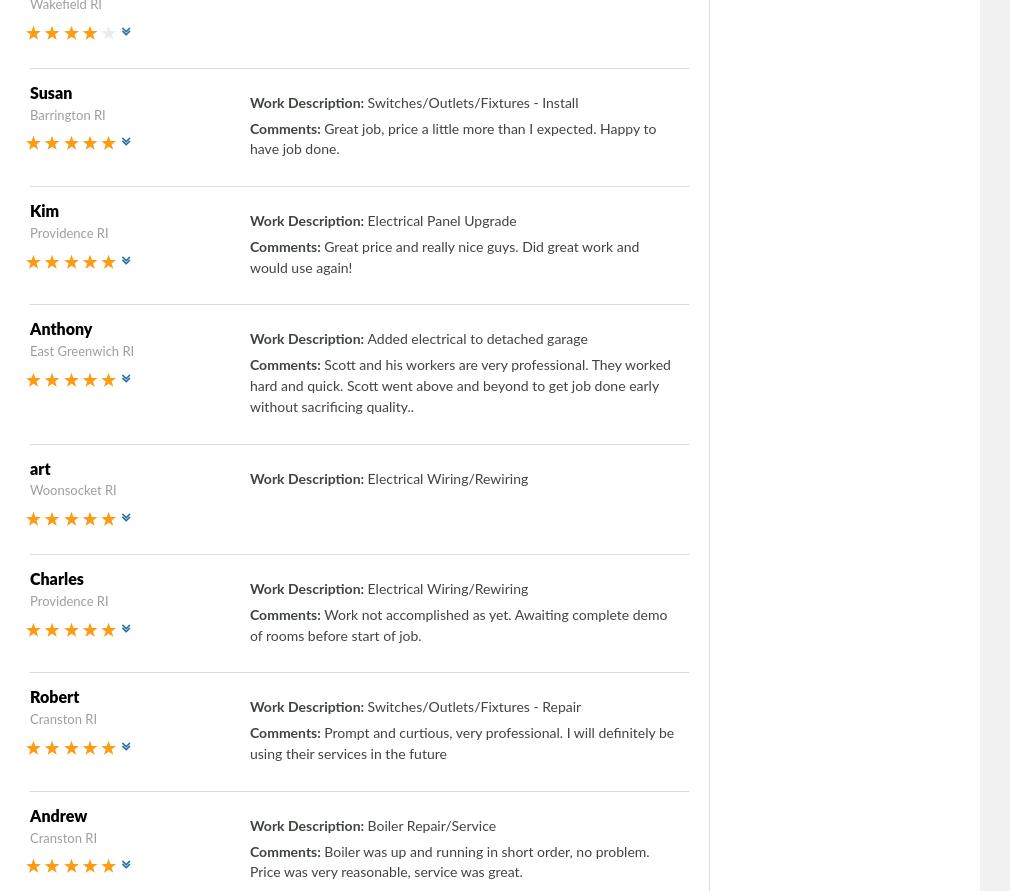 The width and height of the screenshot is (1010, 891). What do you see at coordinates (28, 114) in the screenshot?
I see `'Barrington RI'` at bounding box center [28, 114].